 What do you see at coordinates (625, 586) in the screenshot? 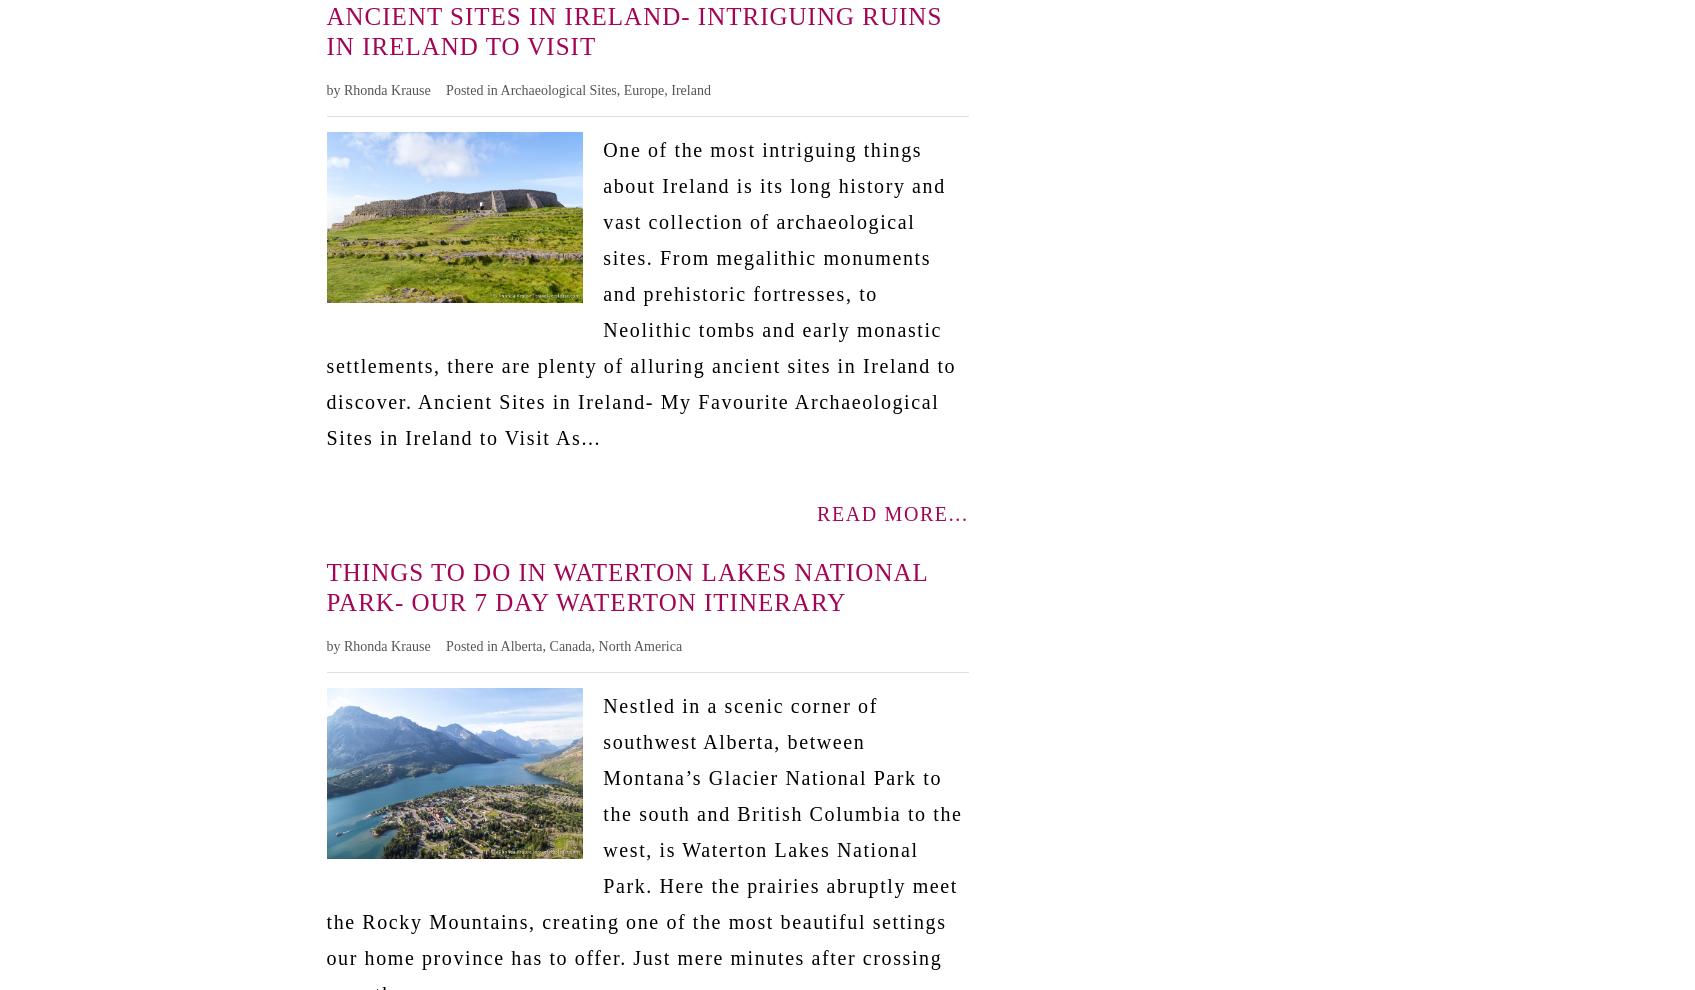
I see `'Things to Do in Waterton Lakes National Park- Our 7 Day Waterton Itinerary'` at bounding box center [625, 586].